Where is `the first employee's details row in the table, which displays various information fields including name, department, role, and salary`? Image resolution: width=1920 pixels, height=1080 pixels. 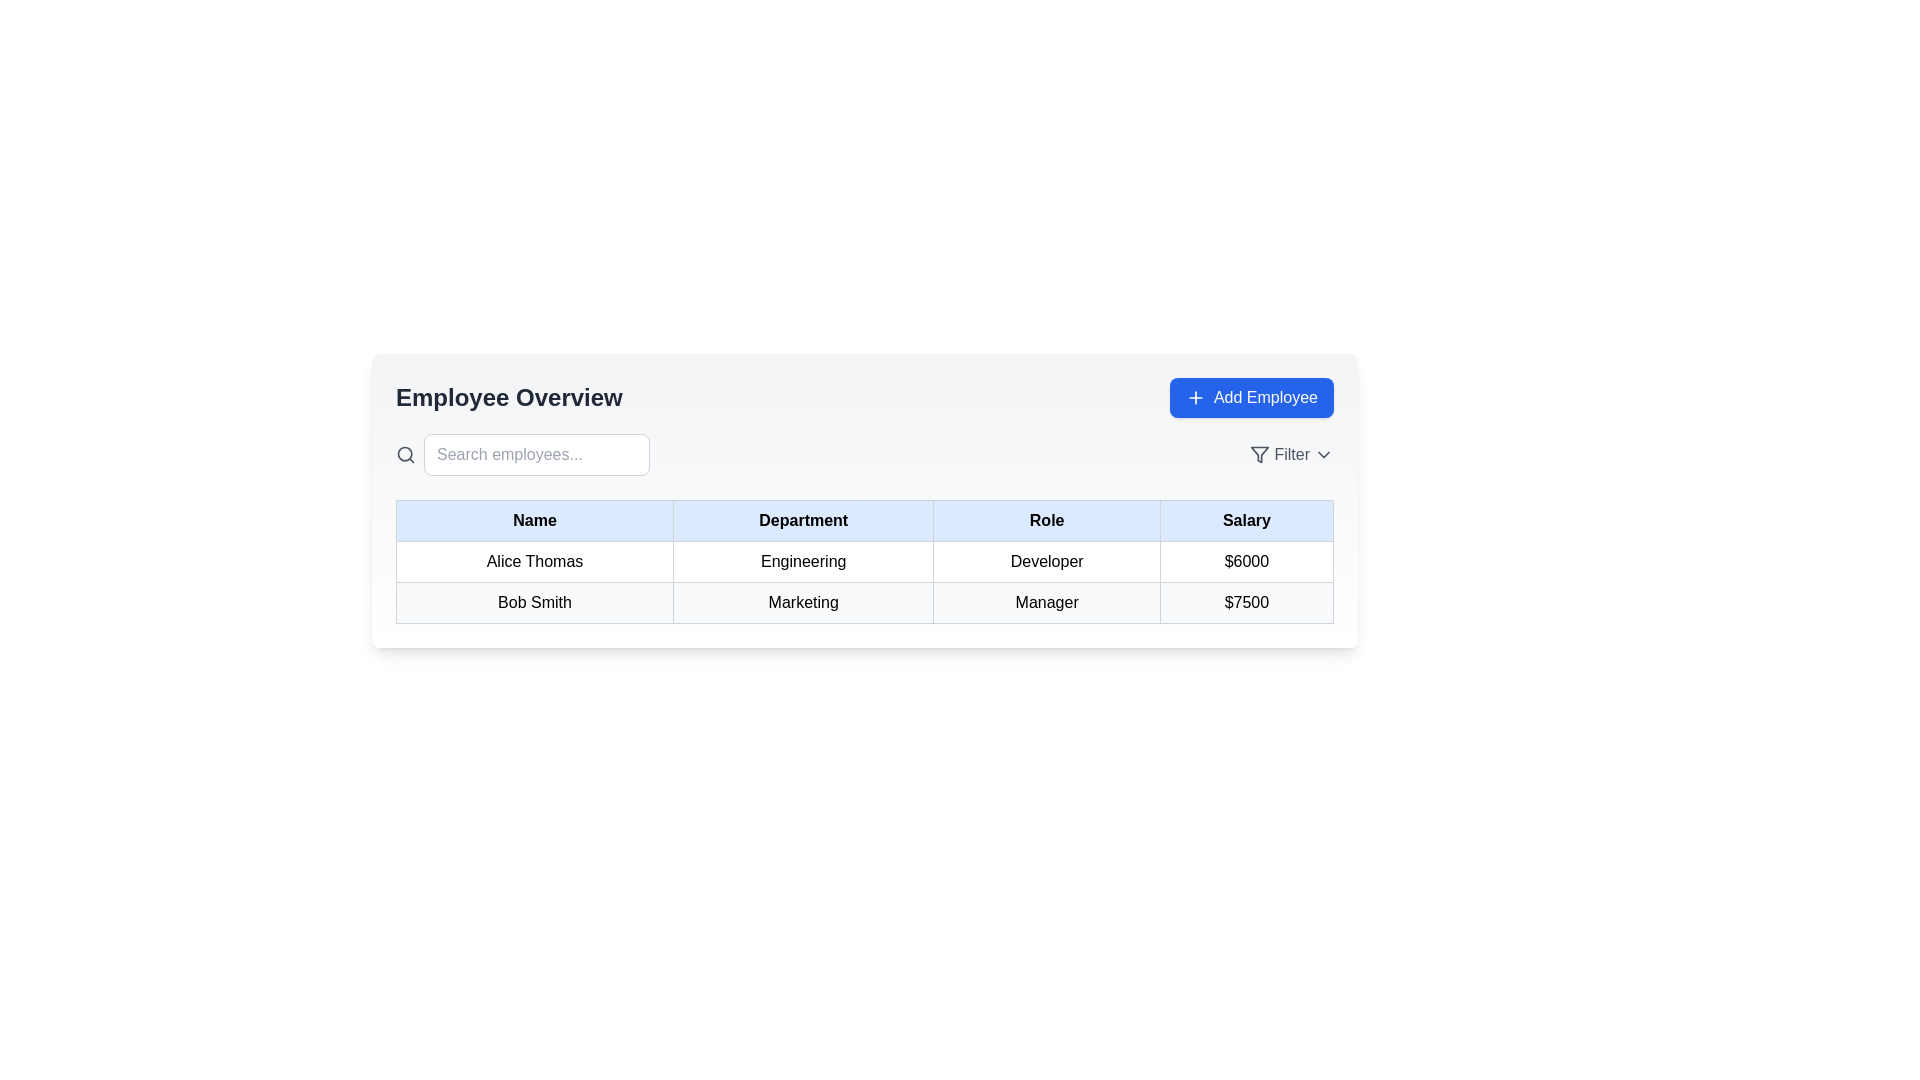
the first employee's details row in the table, which displays various information fields including name, department, role, and salary is located at coordinates (864, 562).